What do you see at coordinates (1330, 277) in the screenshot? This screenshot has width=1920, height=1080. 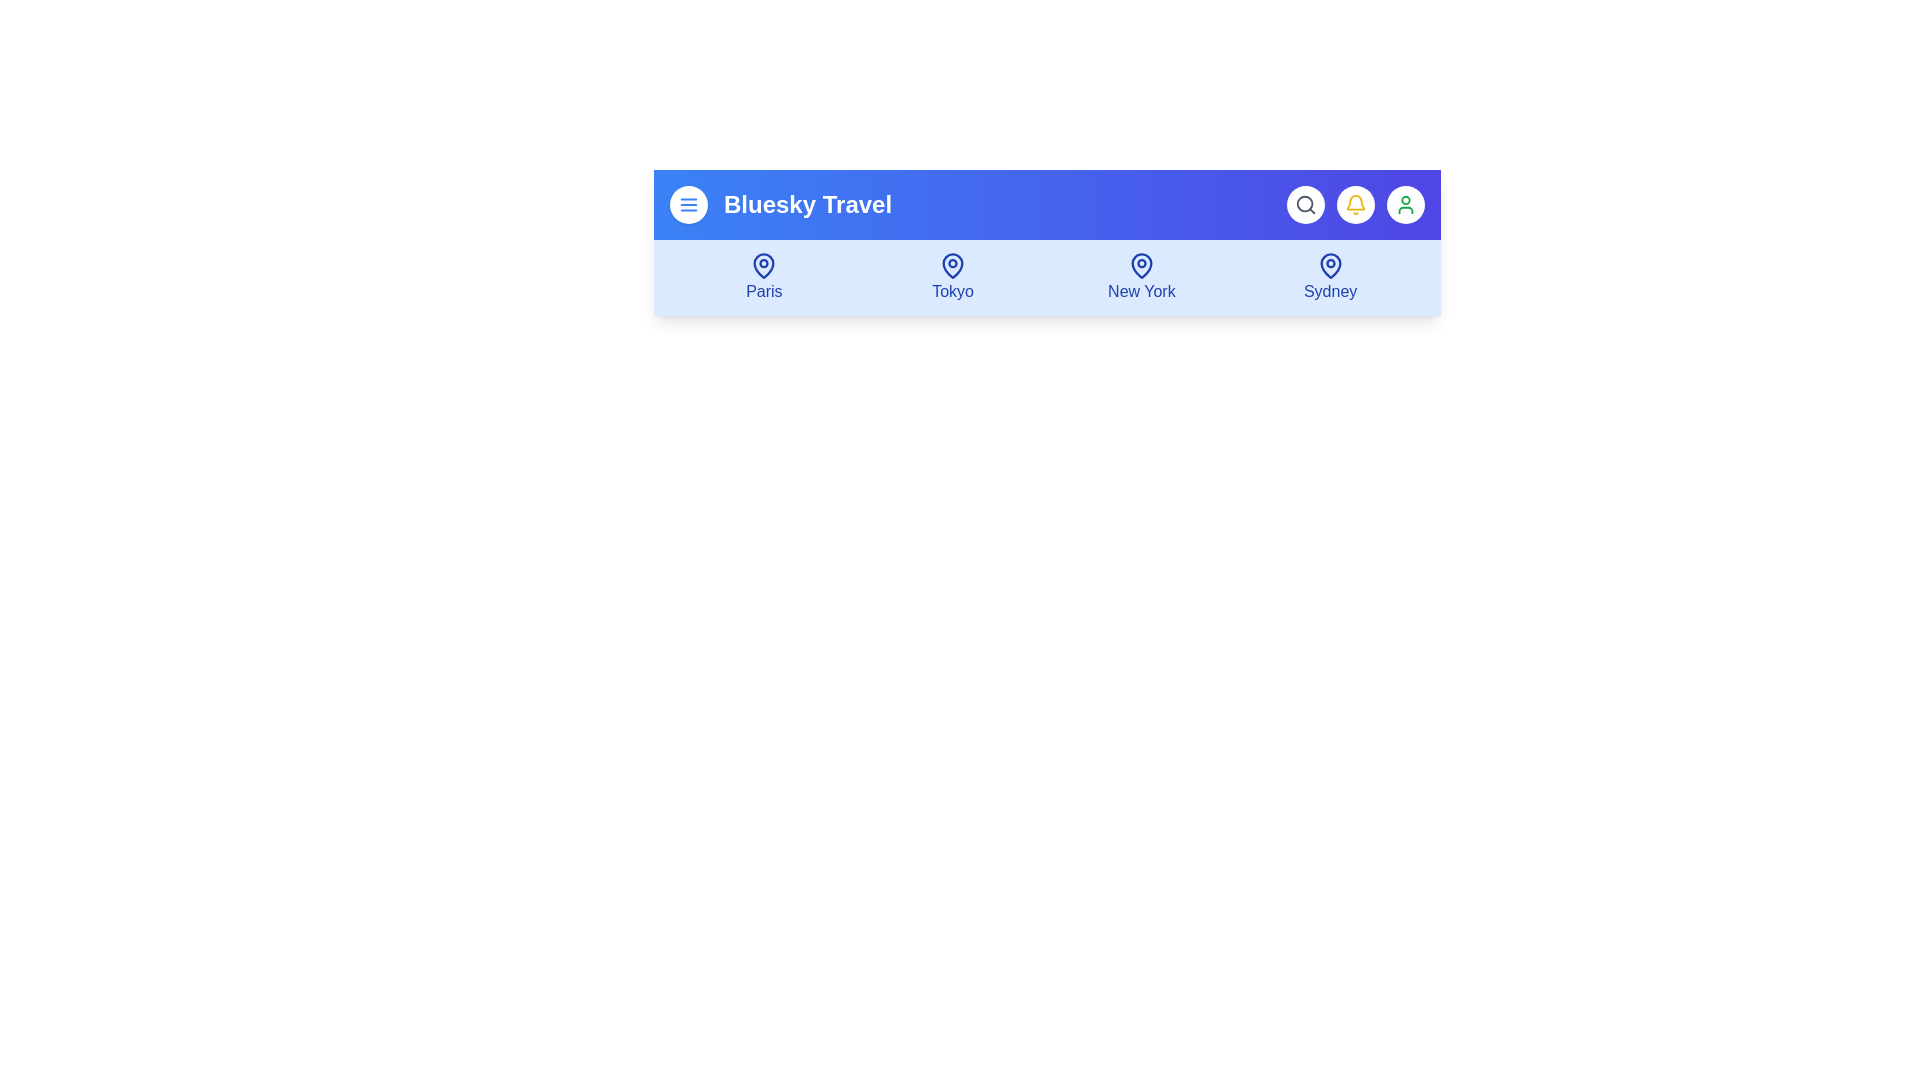 I see `the destination item Sydney` at bounding box center [1330, 277].